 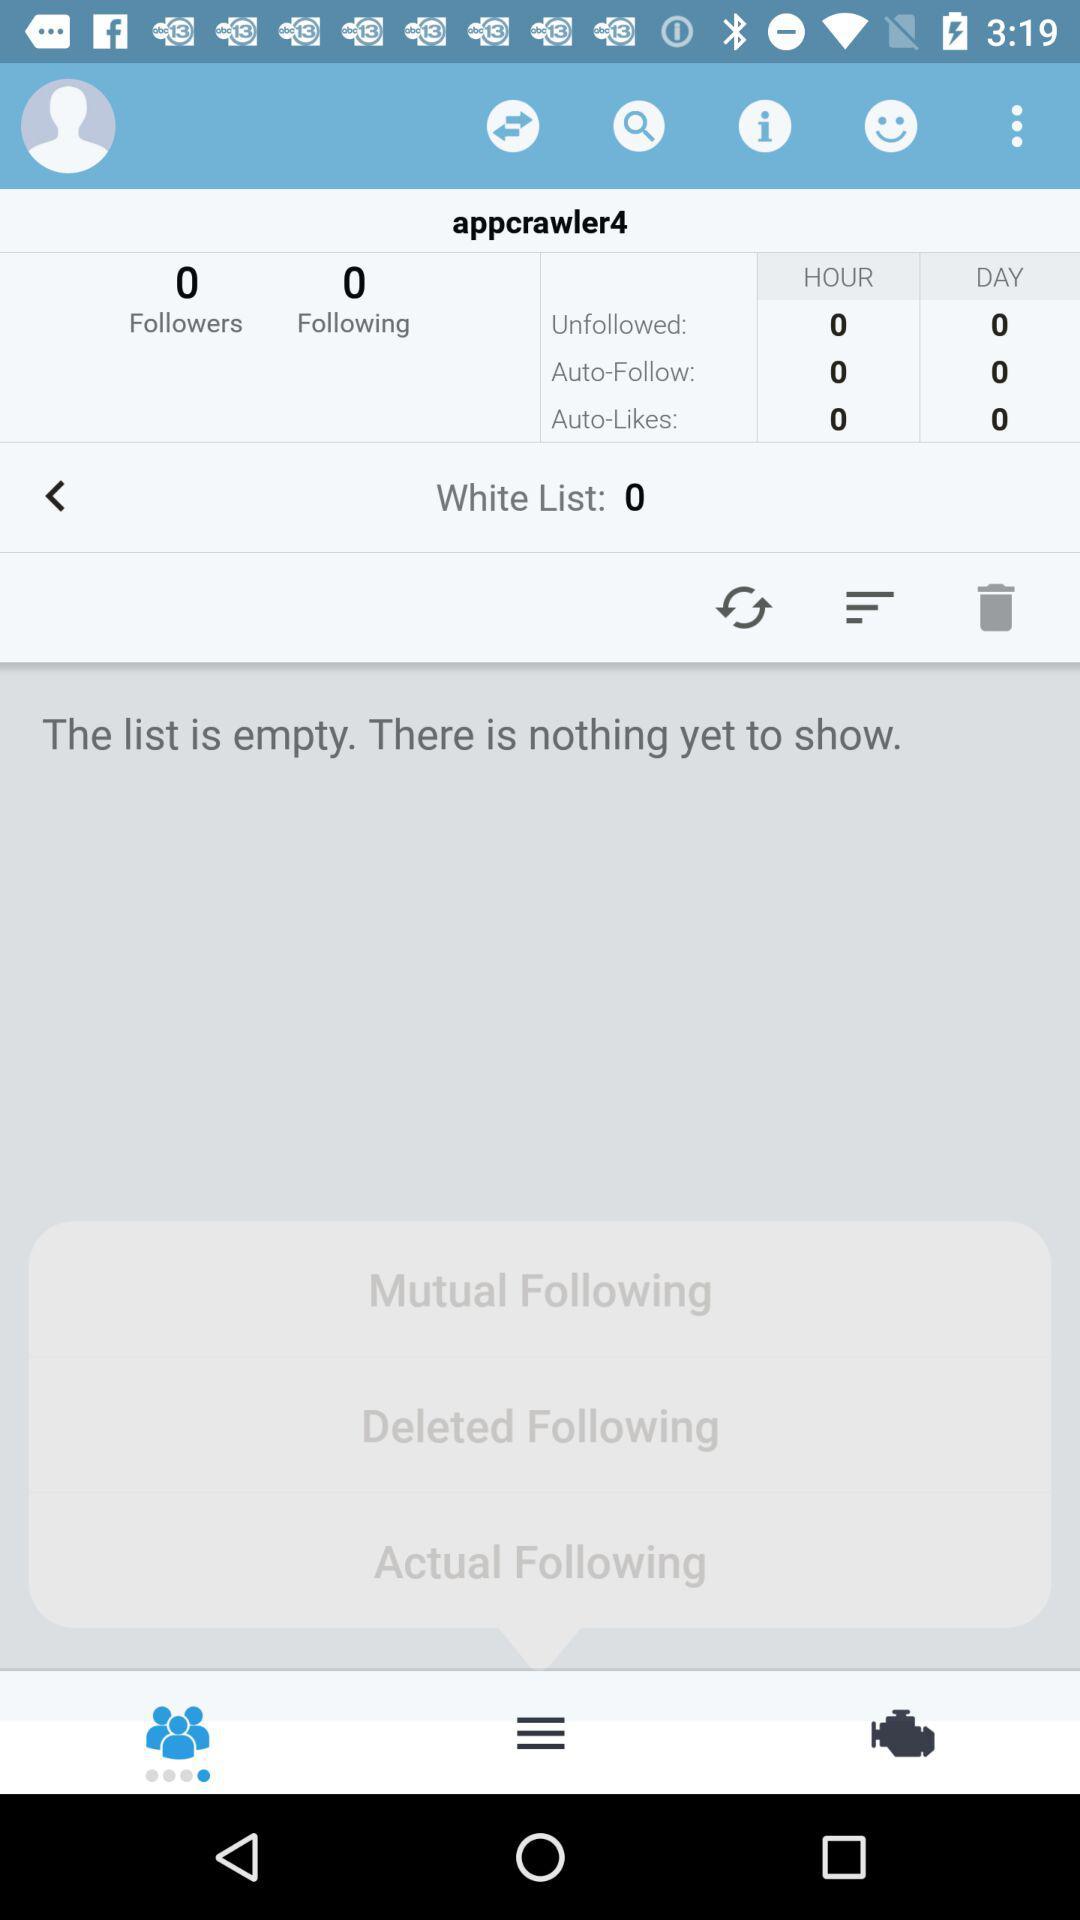 What do you see at coordinates (639, 124) in the screenshot?
I see `search` at bounding box center [639, 124].